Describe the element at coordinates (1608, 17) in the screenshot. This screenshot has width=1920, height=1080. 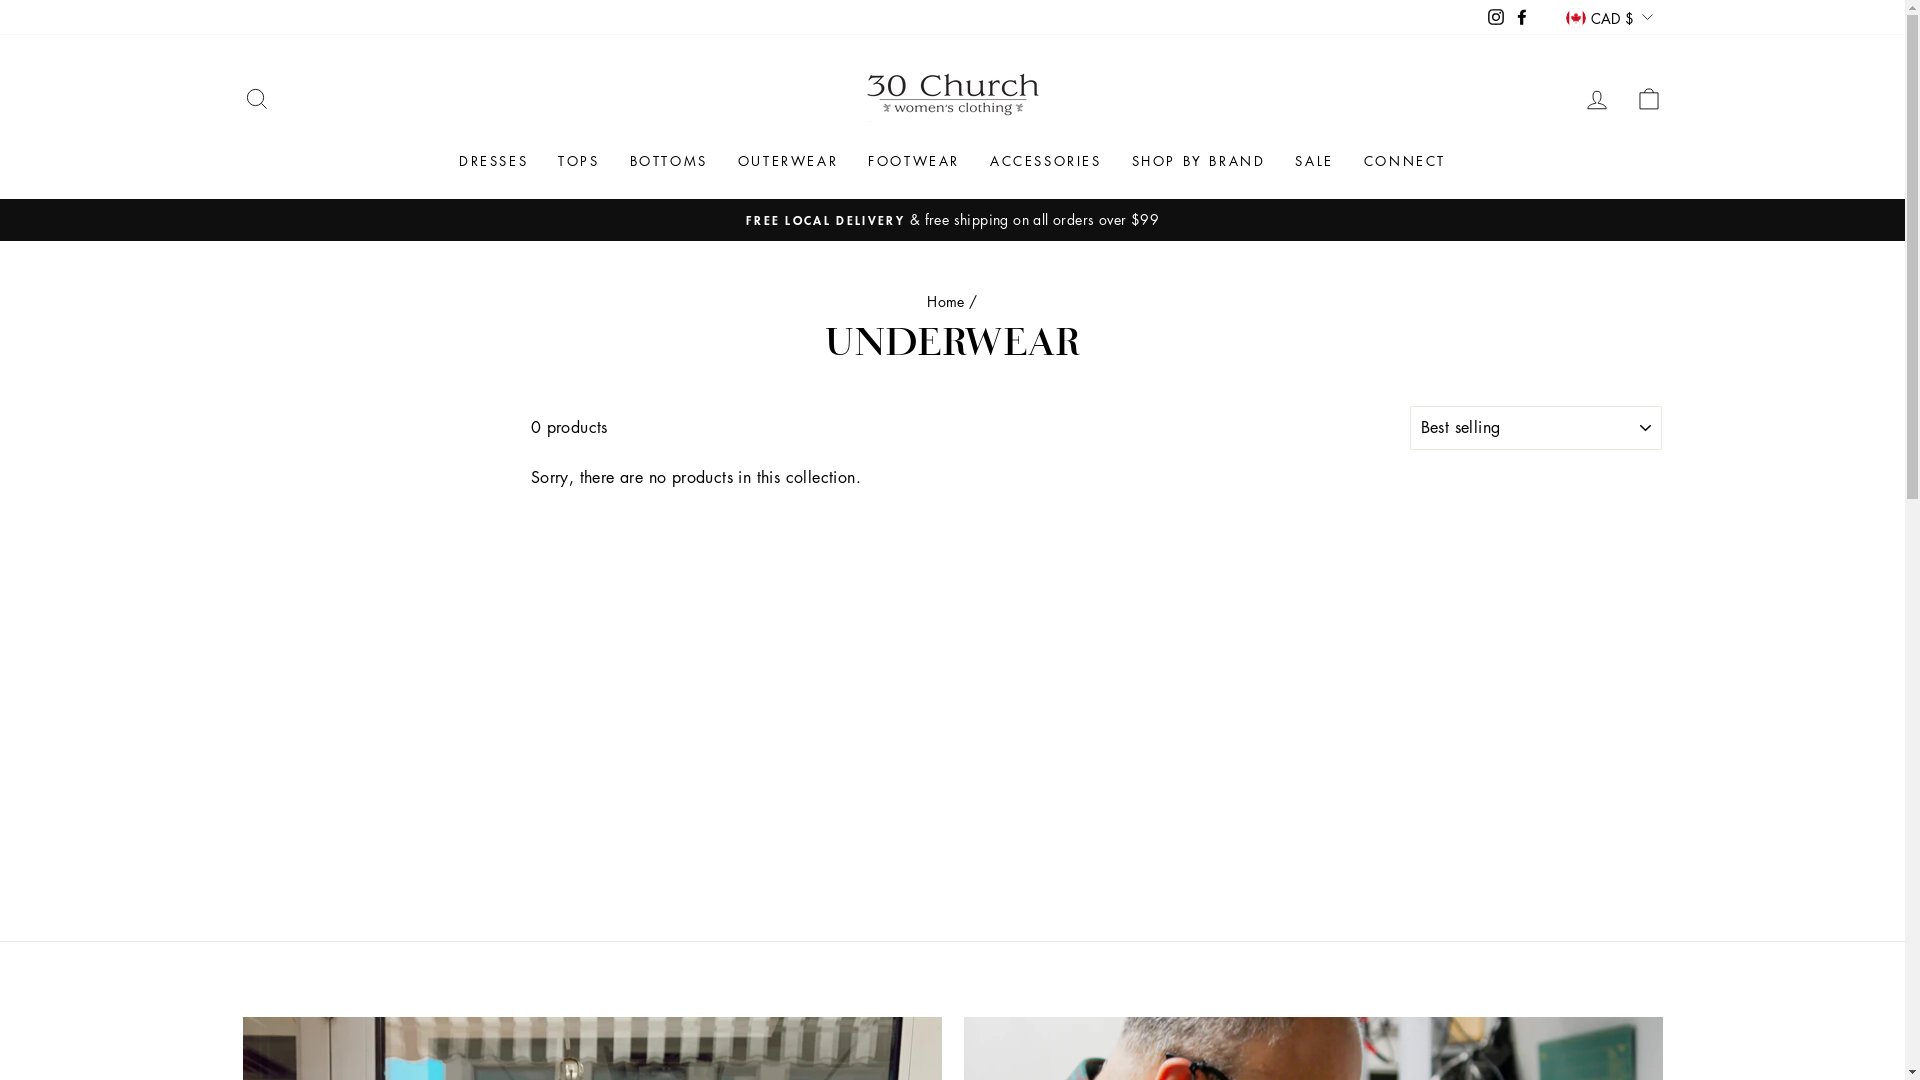
I see `'CAD $'` at that location.